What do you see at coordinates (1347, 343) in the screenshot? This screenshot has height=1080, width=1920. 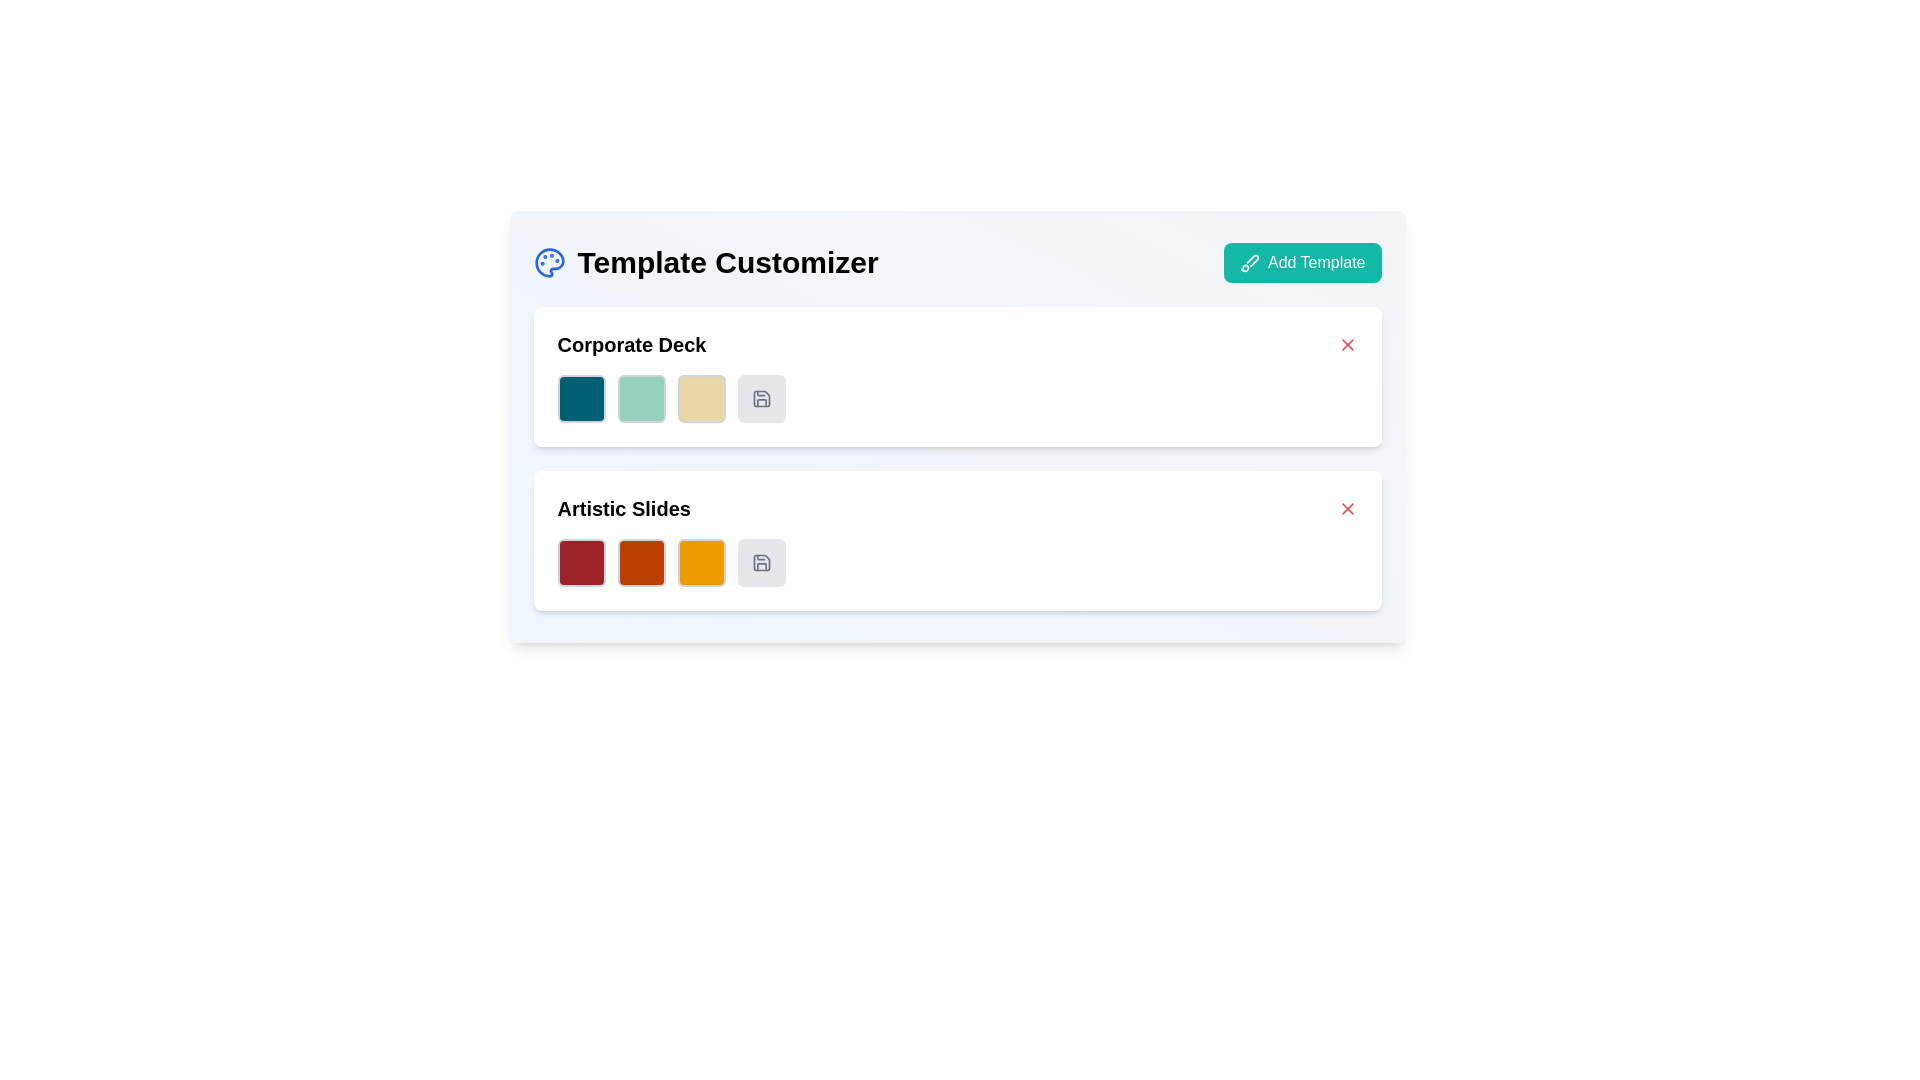 I see `the 'X' shaped close icon located in the upper-right corner of the 'Corporate Deck' card` at bounding box center [1347, 343].